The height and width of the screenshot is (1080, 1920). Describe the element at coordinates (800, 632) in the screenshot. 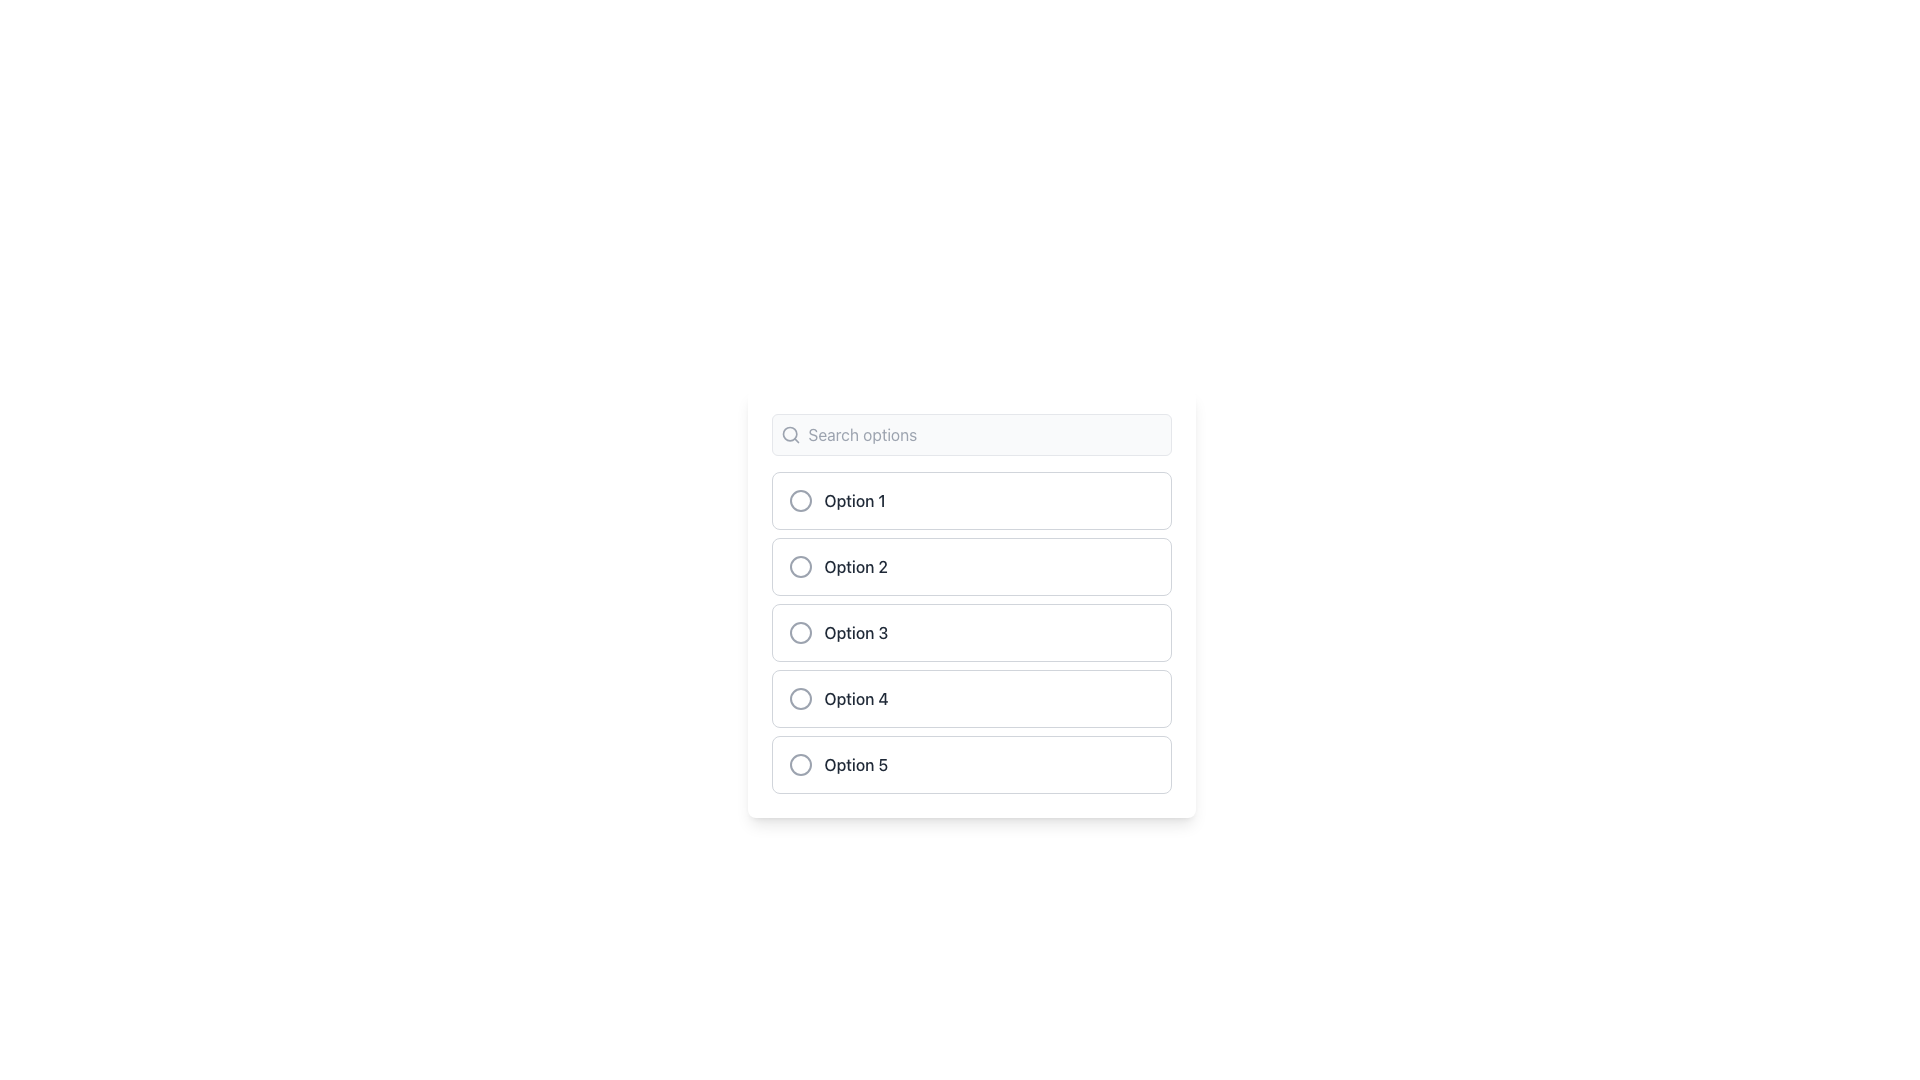

I see `the radio button for 'Option 3'` at that location.